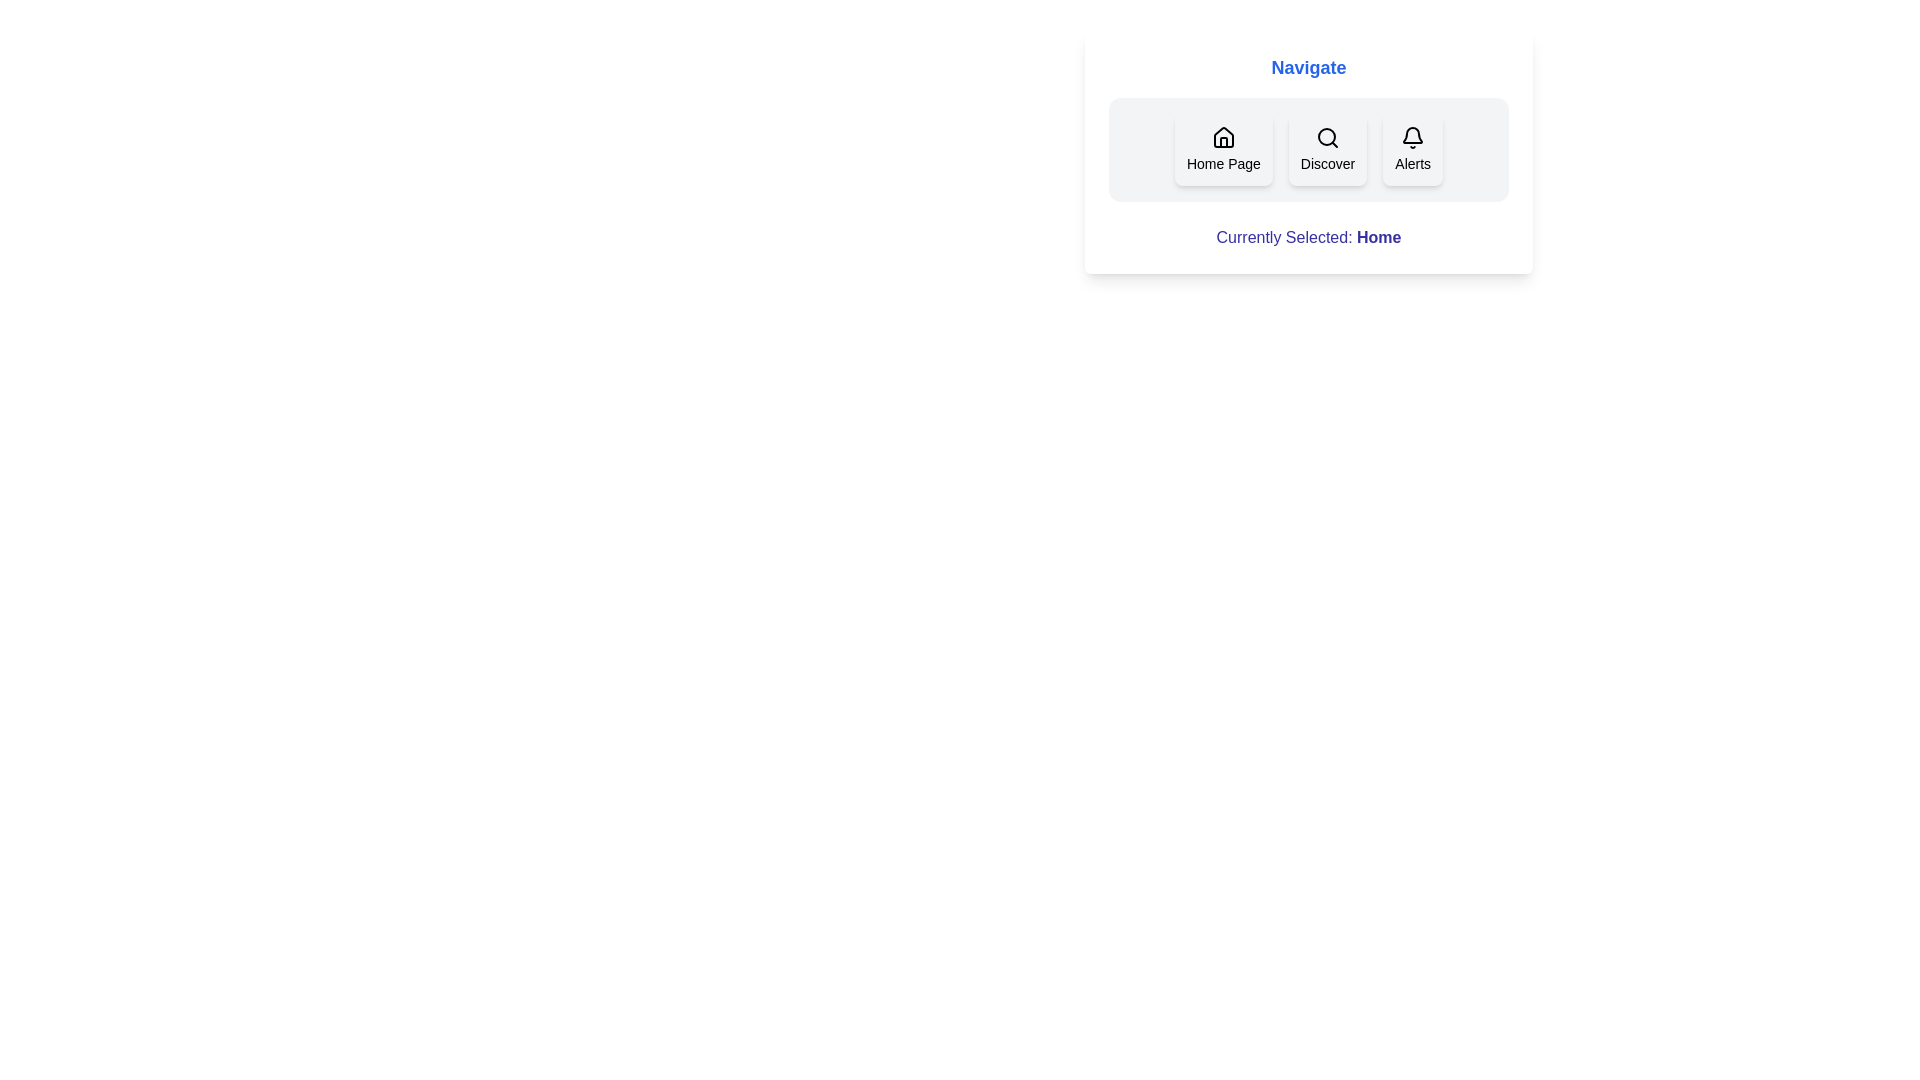 This screenshot has height=1080, width=1920. Describe the element at coordinates (1222, 136) in the screenshot. I see `the 'Home Page' icon located in the first button of the horizontal navigation bar below the title 'Navigate'` at that location.